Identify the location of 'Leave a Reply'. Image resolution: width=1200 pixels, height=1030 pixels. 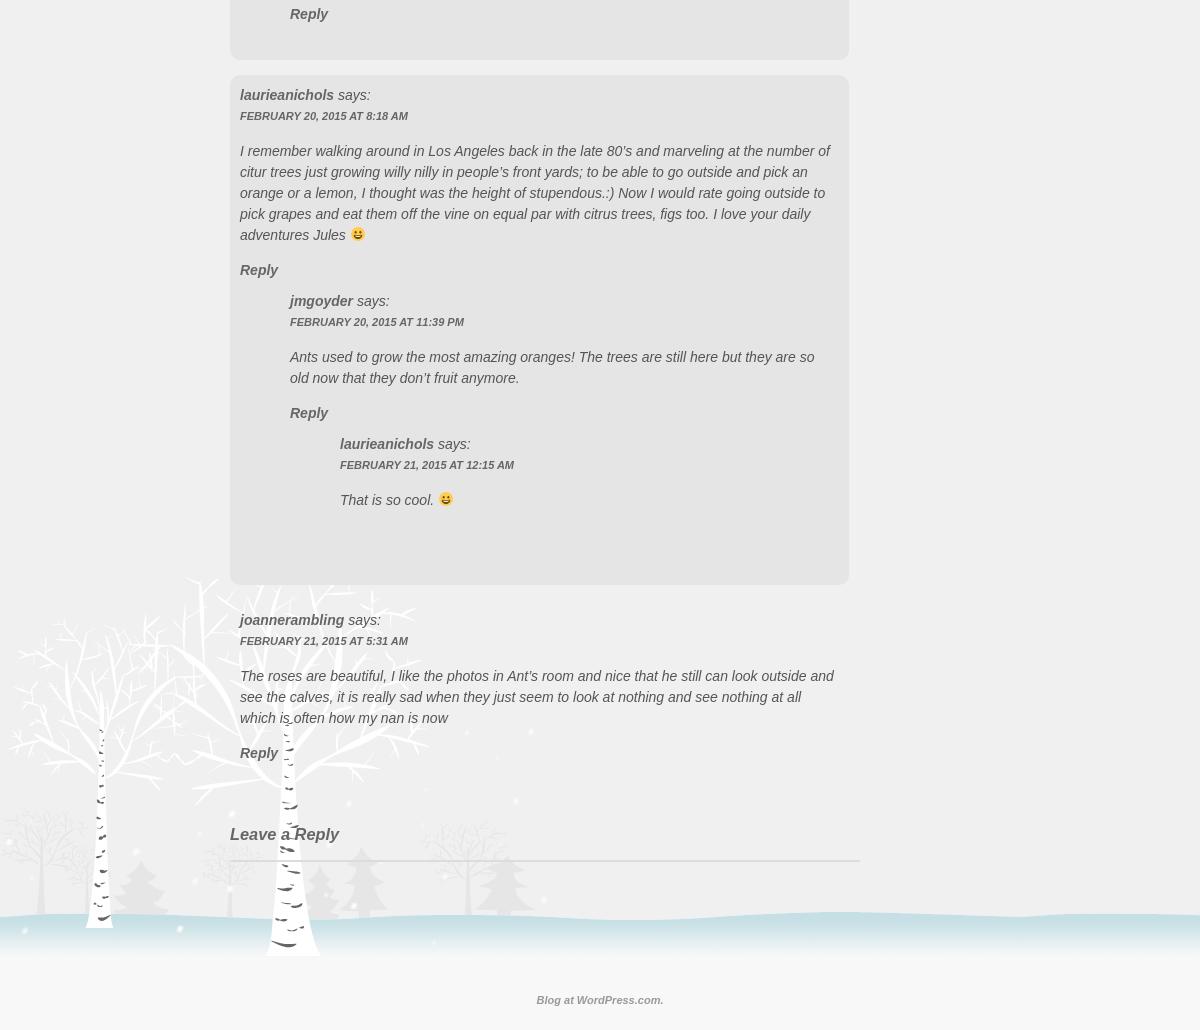
(283, 831).